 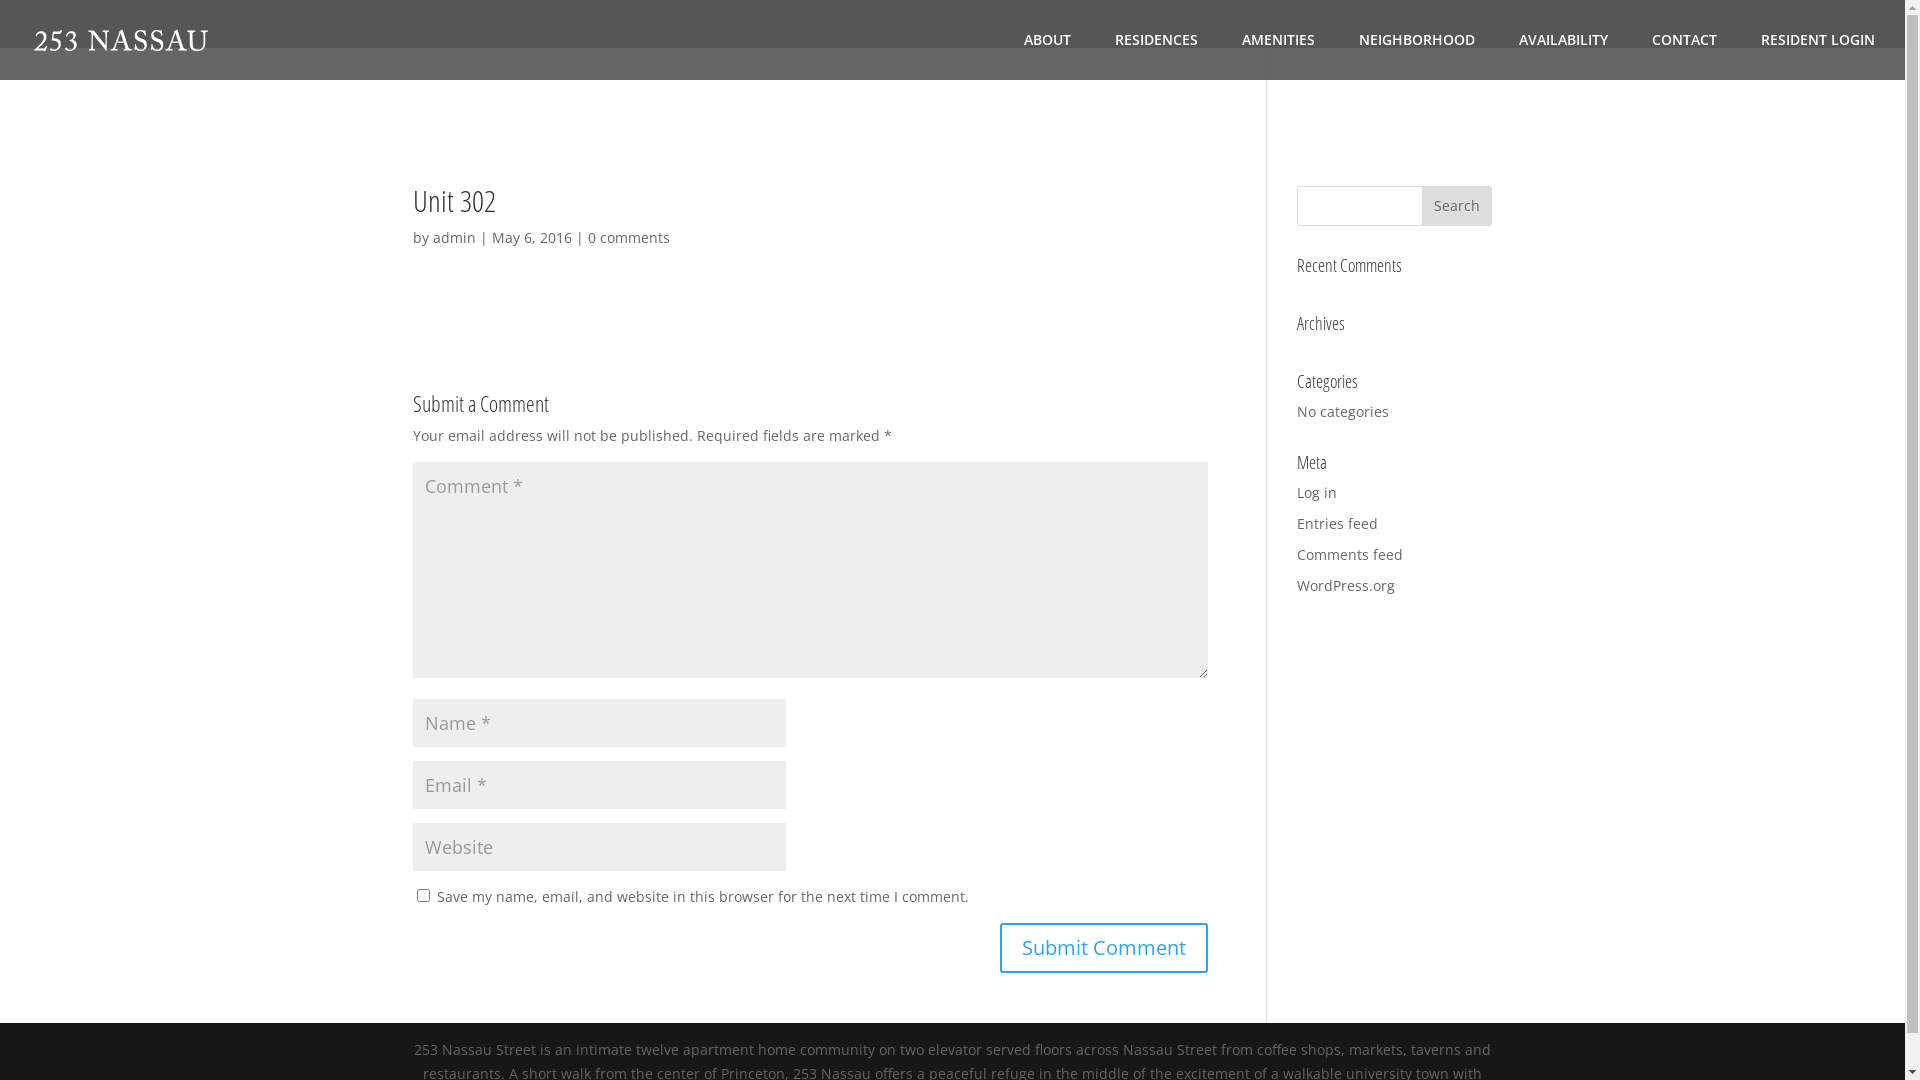 I want to click on 'RESIDENT LOGIN', so click(x=1818, y=55).